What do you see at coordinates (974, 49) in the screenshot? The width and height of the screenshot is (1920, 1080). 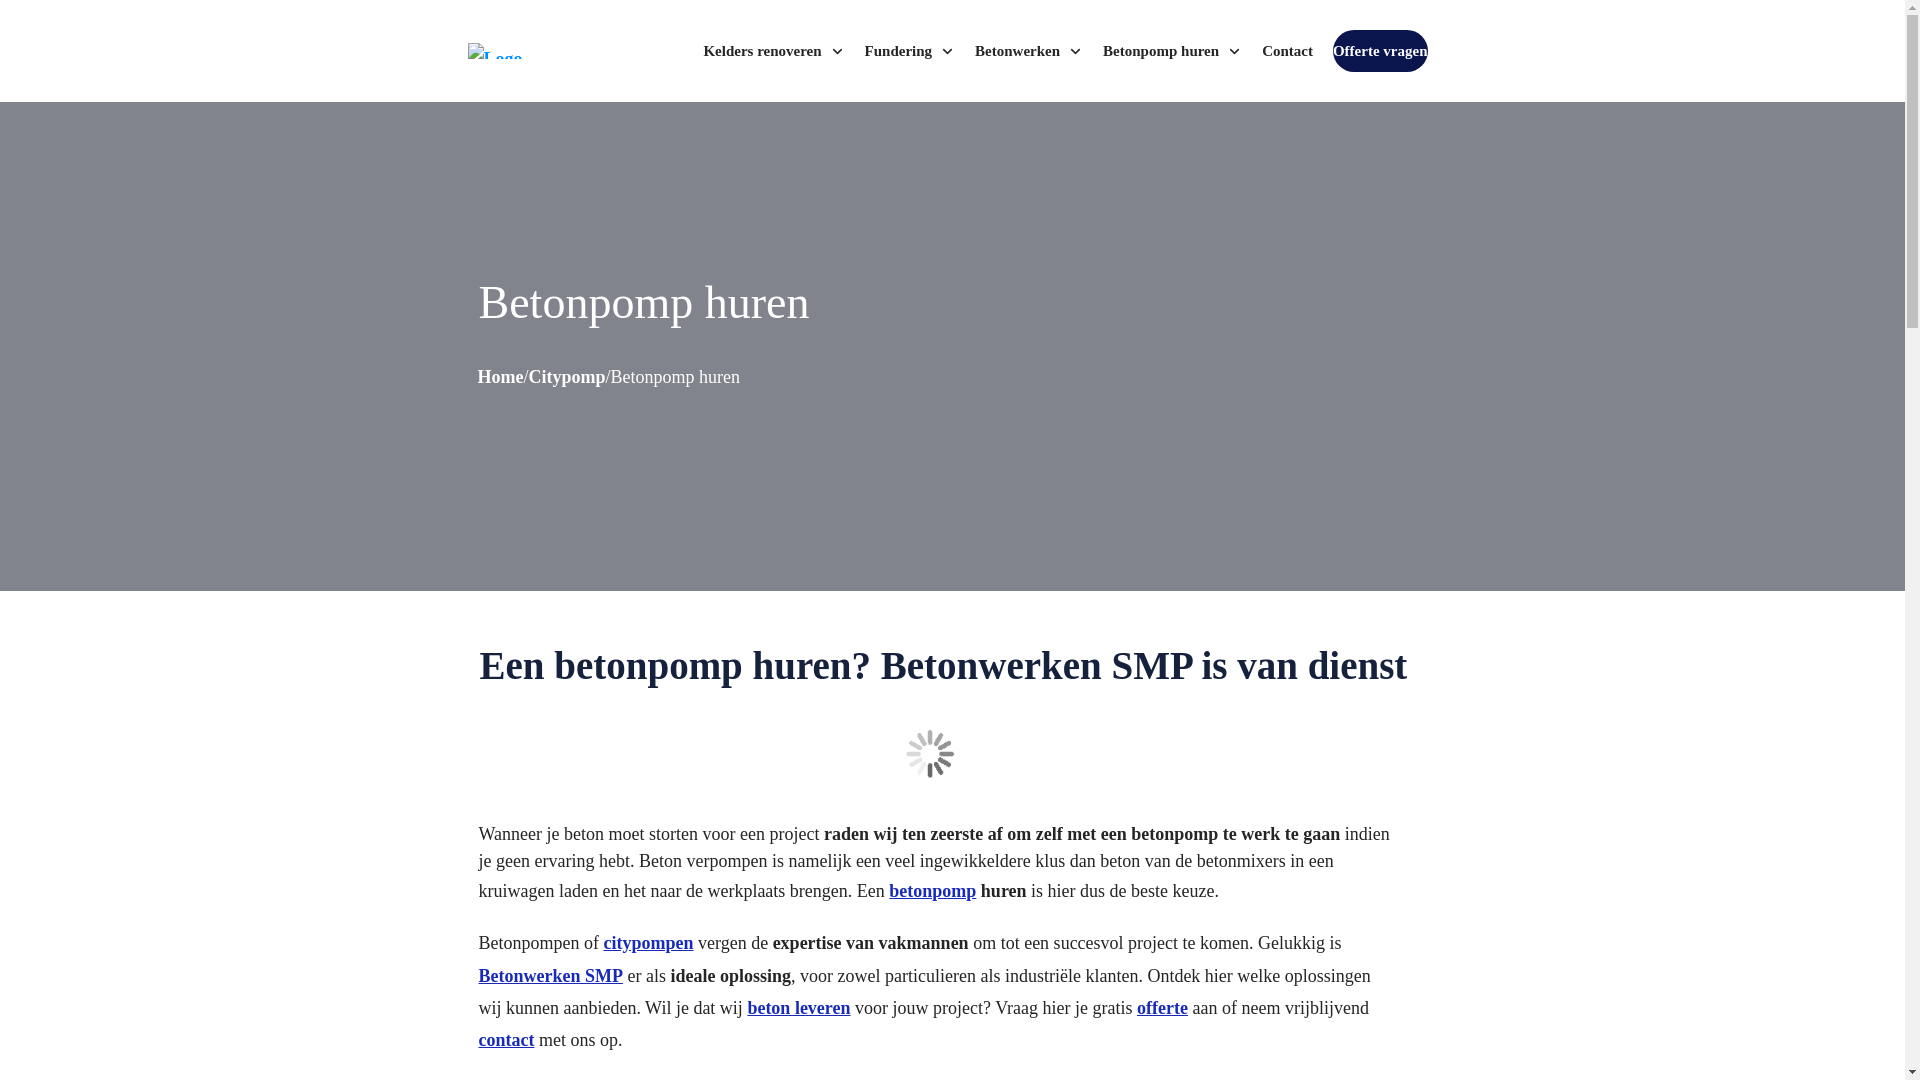 I see `'Betonwerken'` at bounding box center [974, 49].